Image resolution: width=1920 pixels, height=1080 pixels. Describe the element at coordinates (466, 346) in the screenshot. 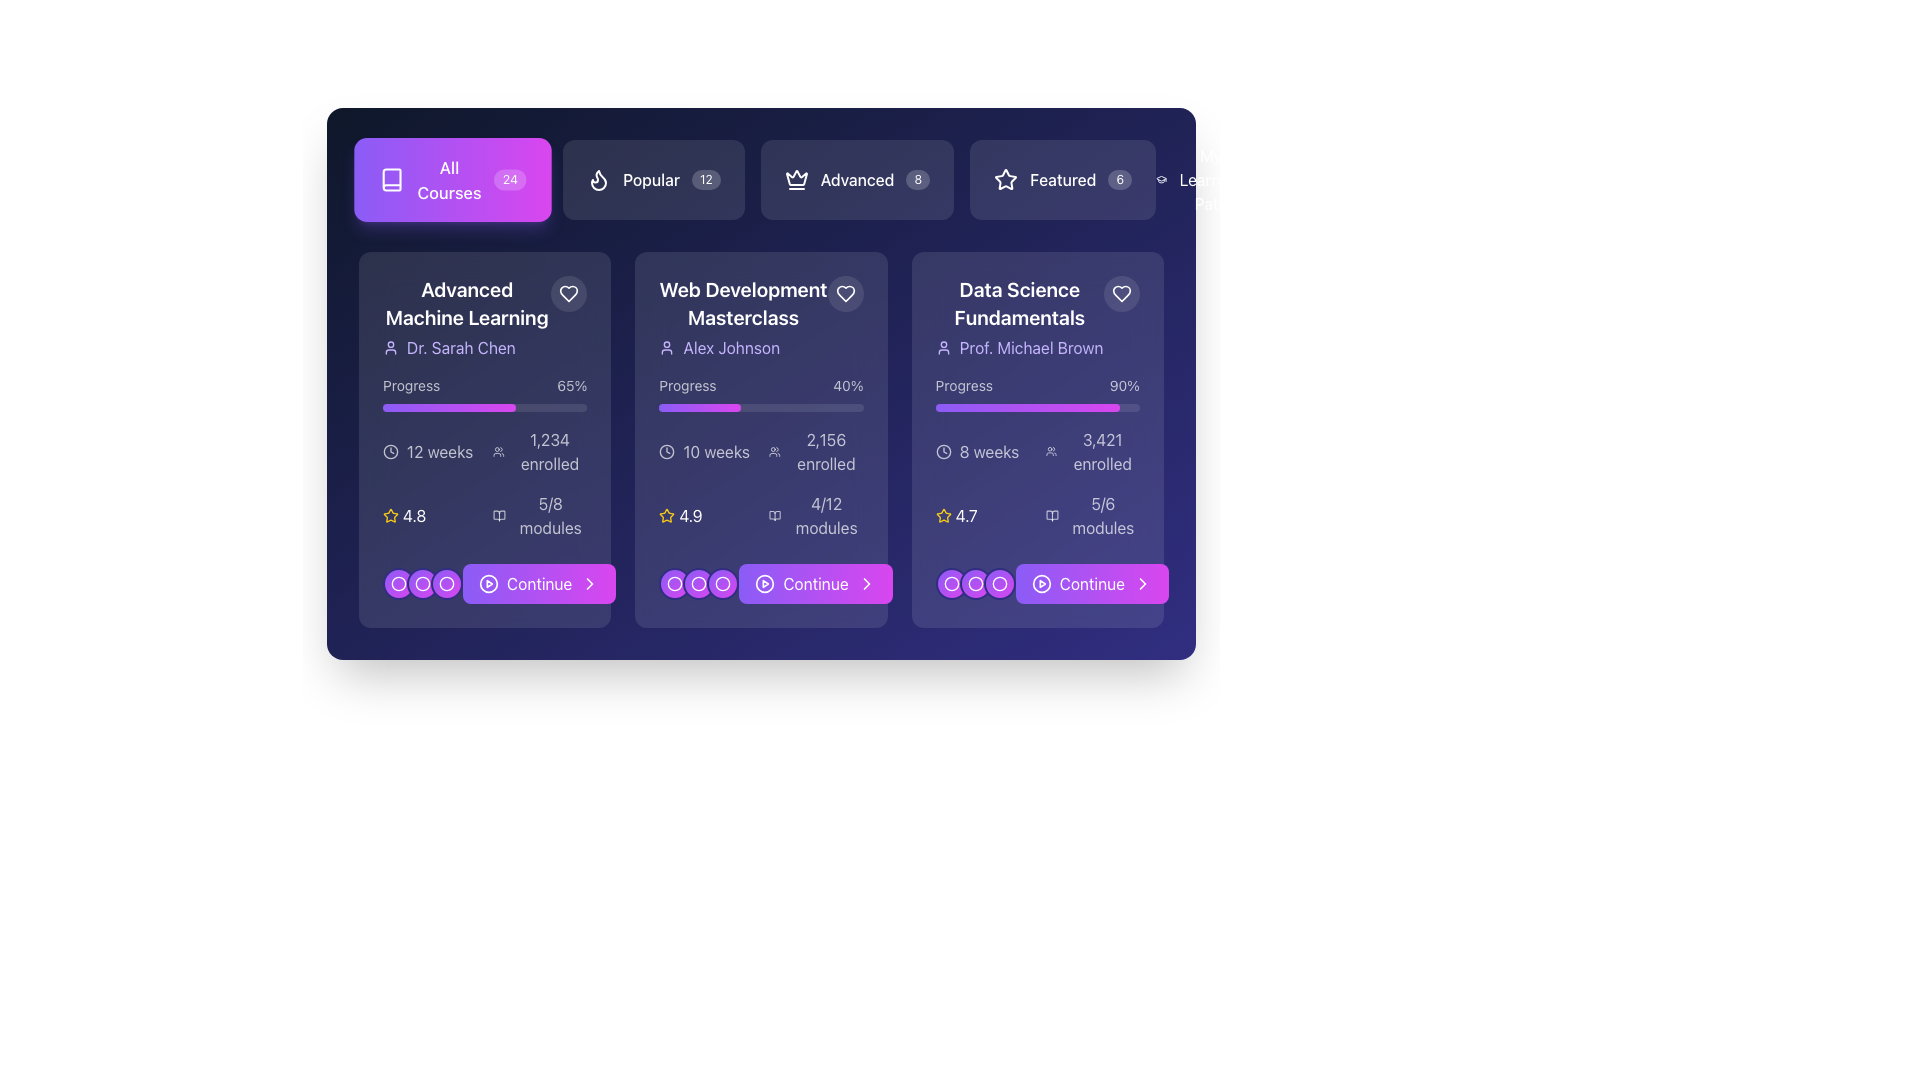

I see `the instructor name label associated with the 'Advanced Machine Learning' course, located at the bottom-left of the course card, below the title` at that location.